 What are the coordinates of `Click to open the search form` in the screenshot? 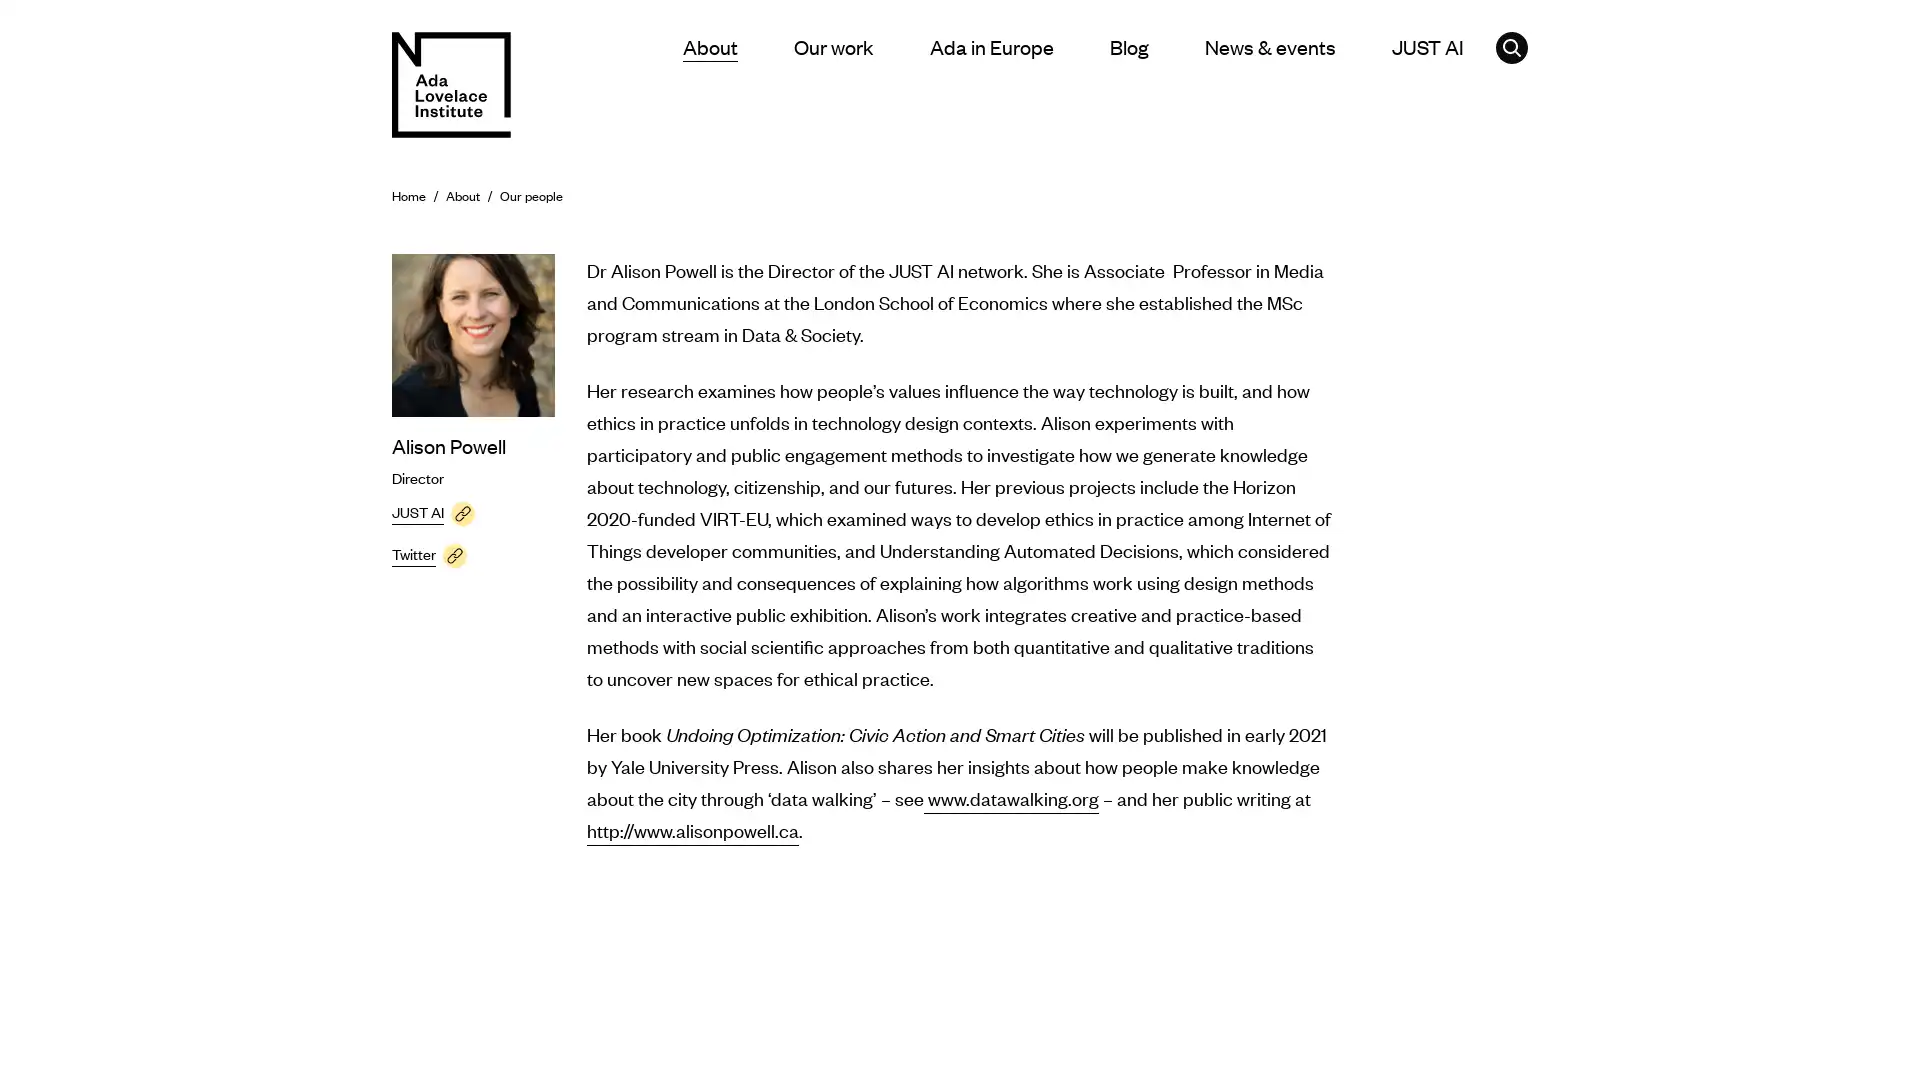 It's located at (1512, 46).